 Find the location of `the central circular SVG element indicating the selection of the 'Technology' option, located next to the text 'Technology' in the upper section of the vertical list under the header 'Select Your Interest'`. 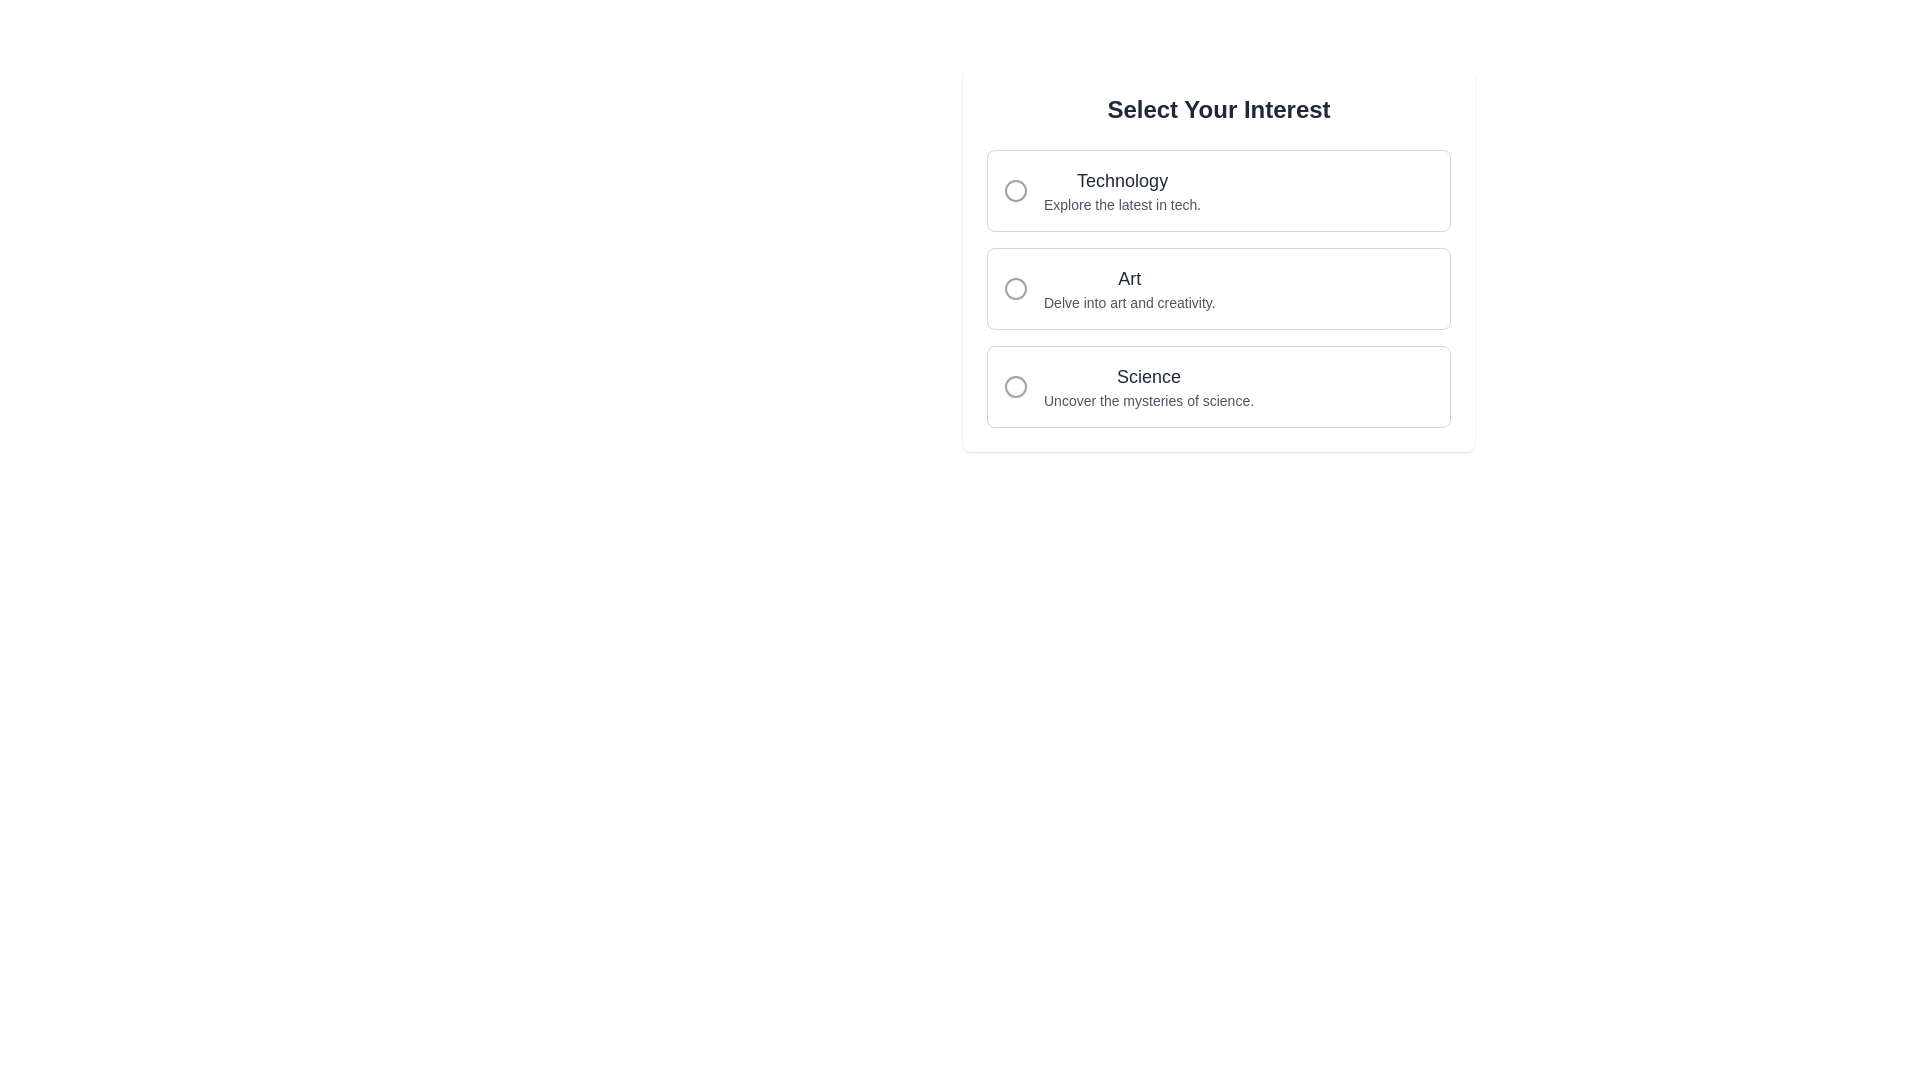

the central circular SVG element indicating the selection of the 'Technology' option, located next to the text 'Technology' in the upper section of the vertical list under the header 'Select Your Interest' is located at coordinates (1016, 191).